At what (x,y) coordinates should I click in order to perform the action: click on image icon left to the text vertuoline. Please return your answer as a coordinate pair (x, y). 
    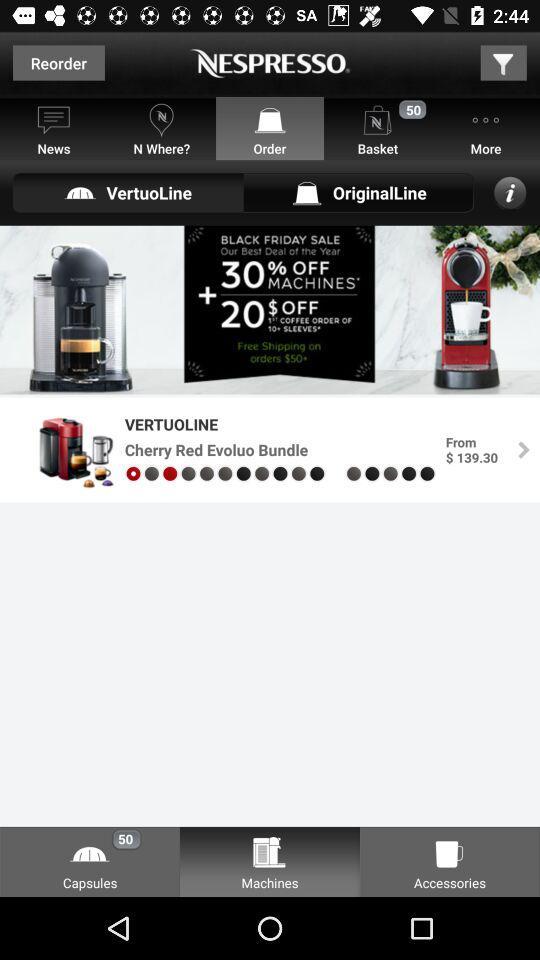
    Looking at the image, I should click on (65, 450).